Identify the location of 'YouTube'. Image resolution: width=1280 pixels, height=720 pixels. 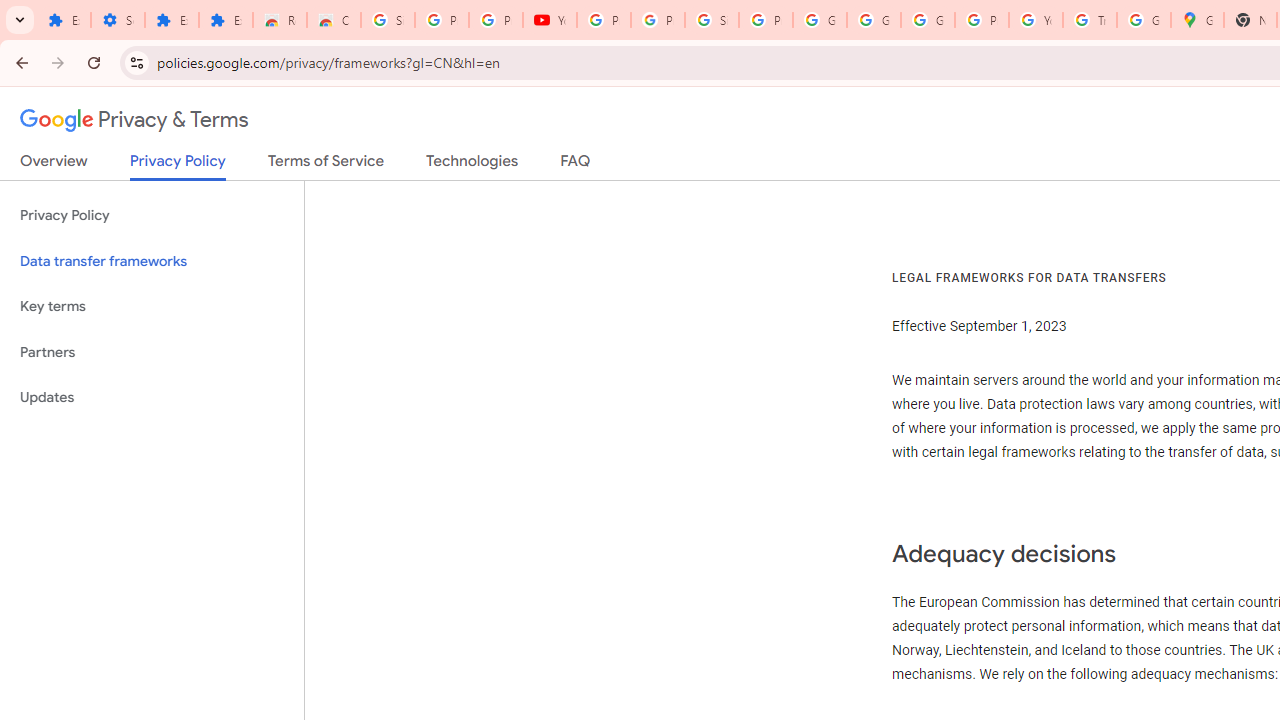
(550, 20).